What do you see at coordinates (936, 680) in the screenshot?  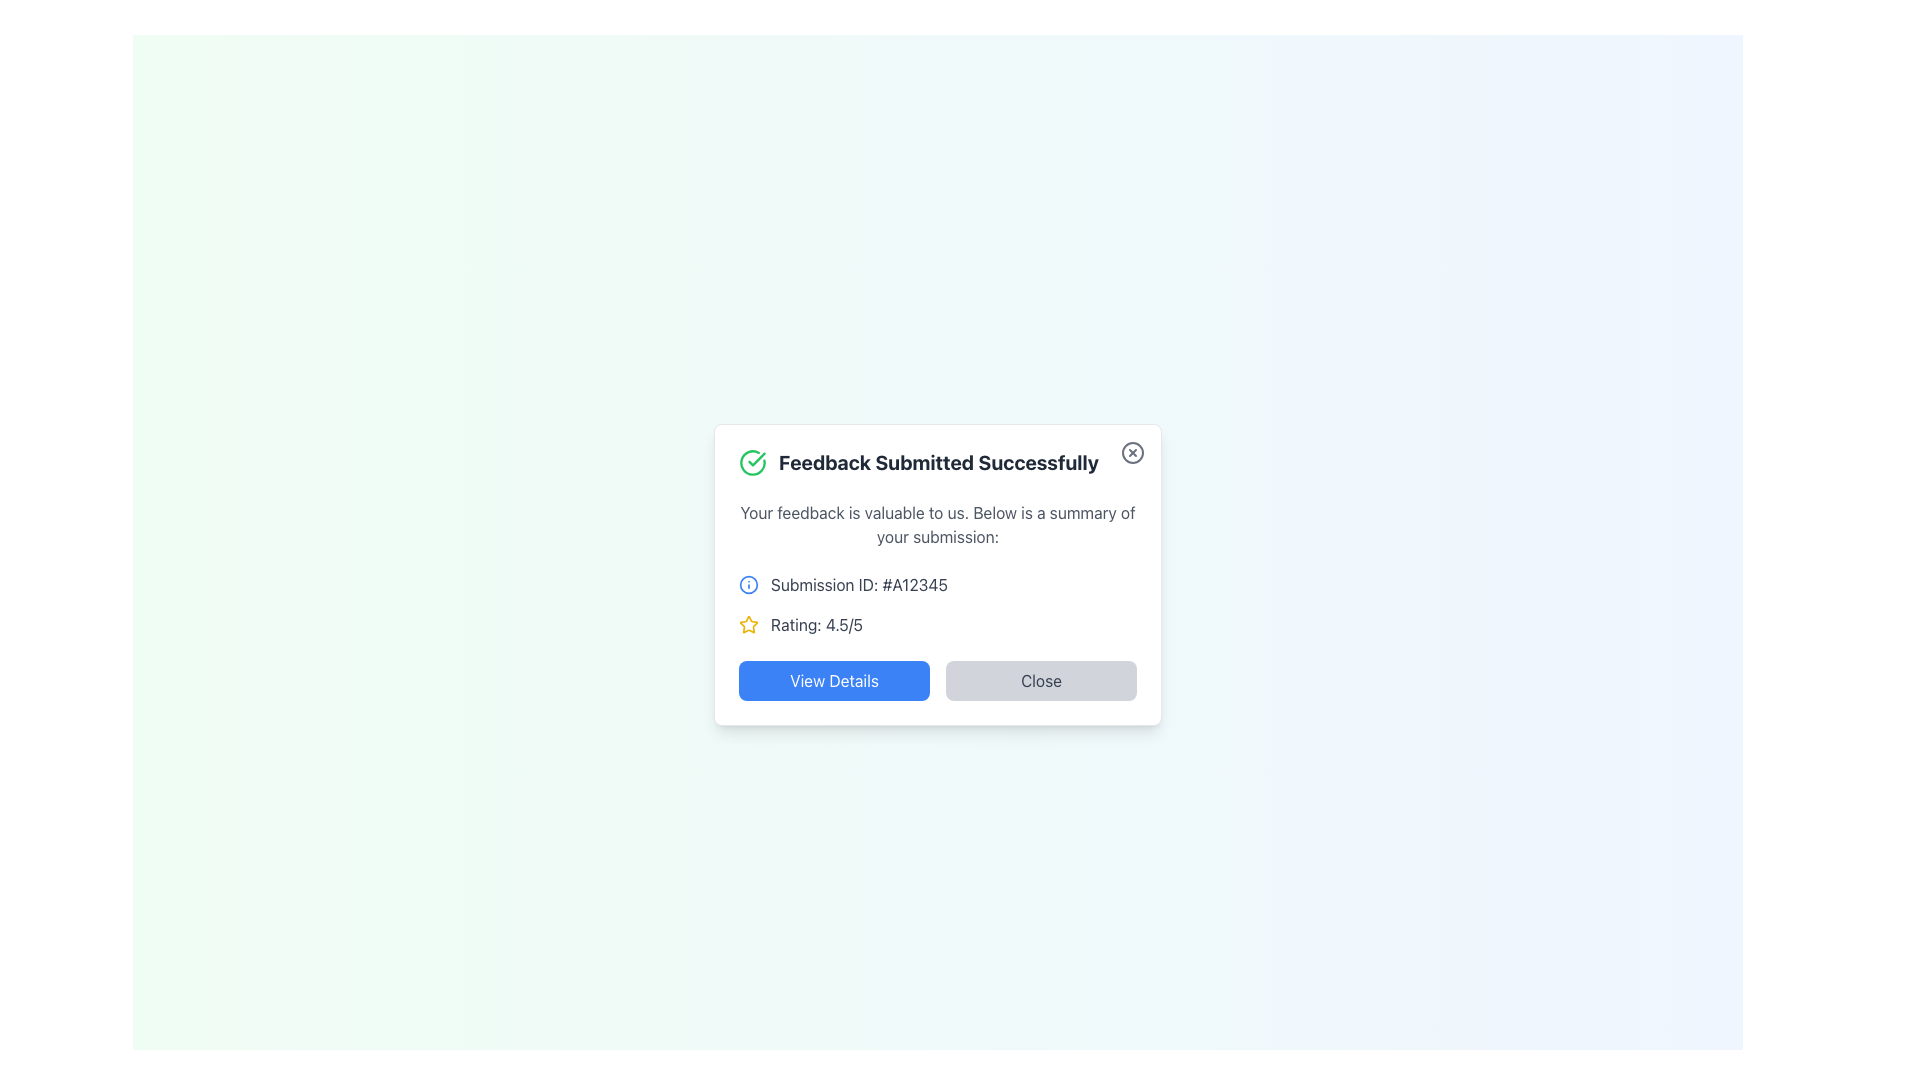 I see `the button group located at the bottom of the card layout that contains 'View Details' and 'Close' buttons to observe visual feedback` at bounding box center [936, 680].